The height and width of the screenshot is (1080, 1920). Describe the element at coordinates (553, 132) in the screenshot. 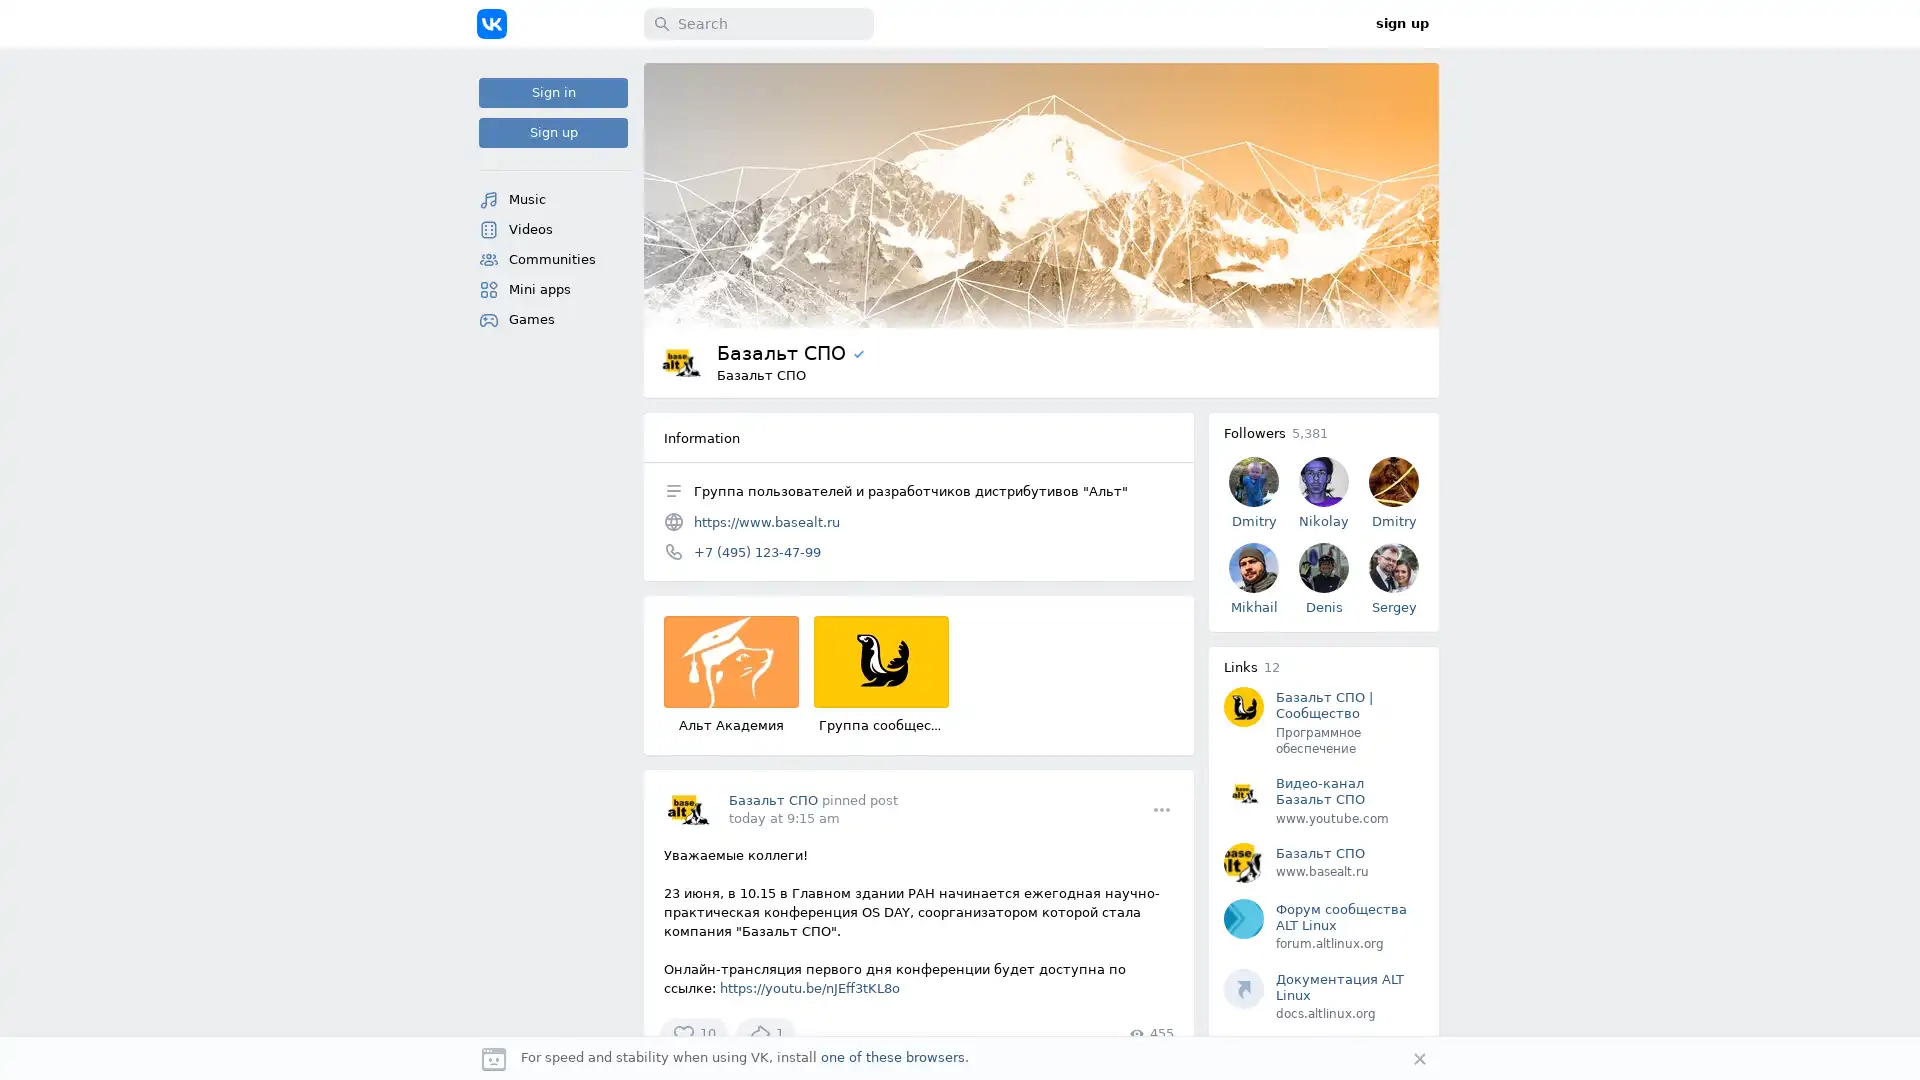

I see `Sign up` at that location.